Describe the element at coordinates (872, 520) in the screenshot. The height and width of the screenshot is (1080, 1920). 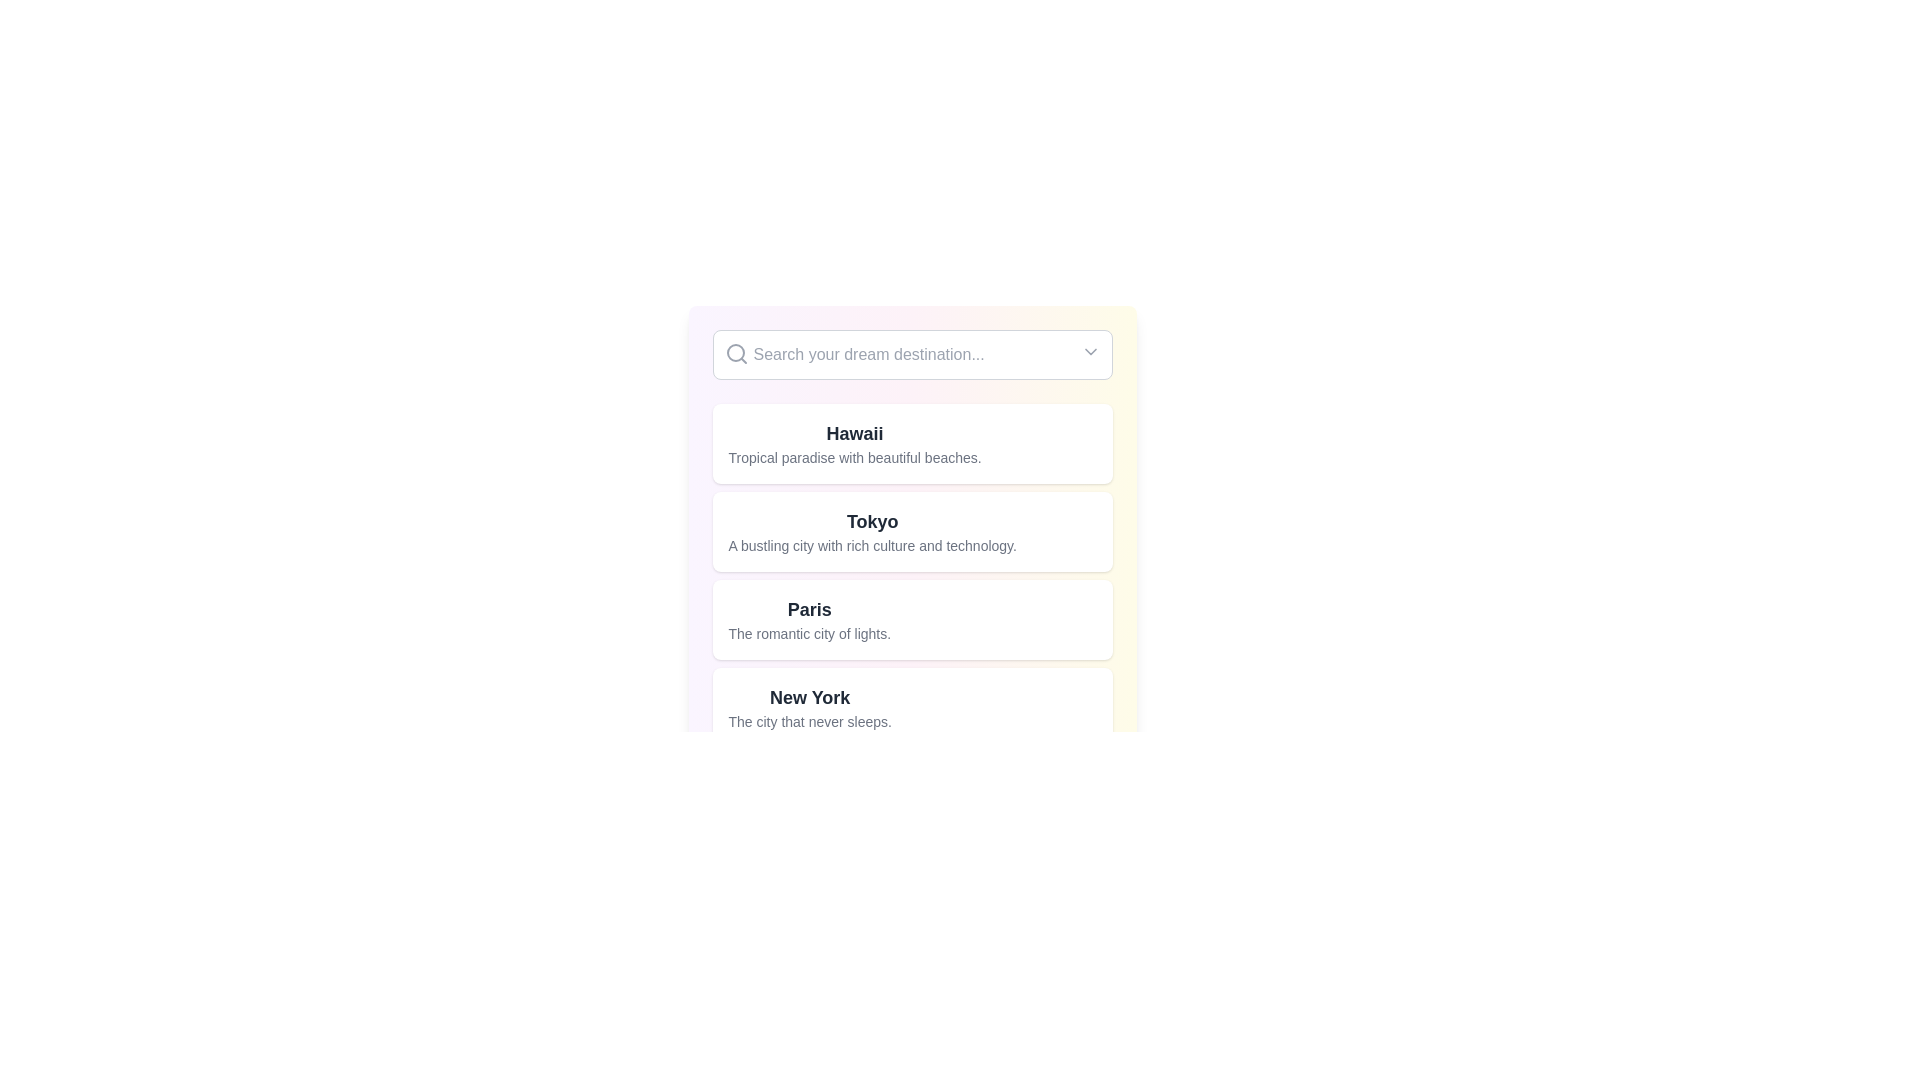
I see `on the bold text label displaying 'Tokyo'` at that location.